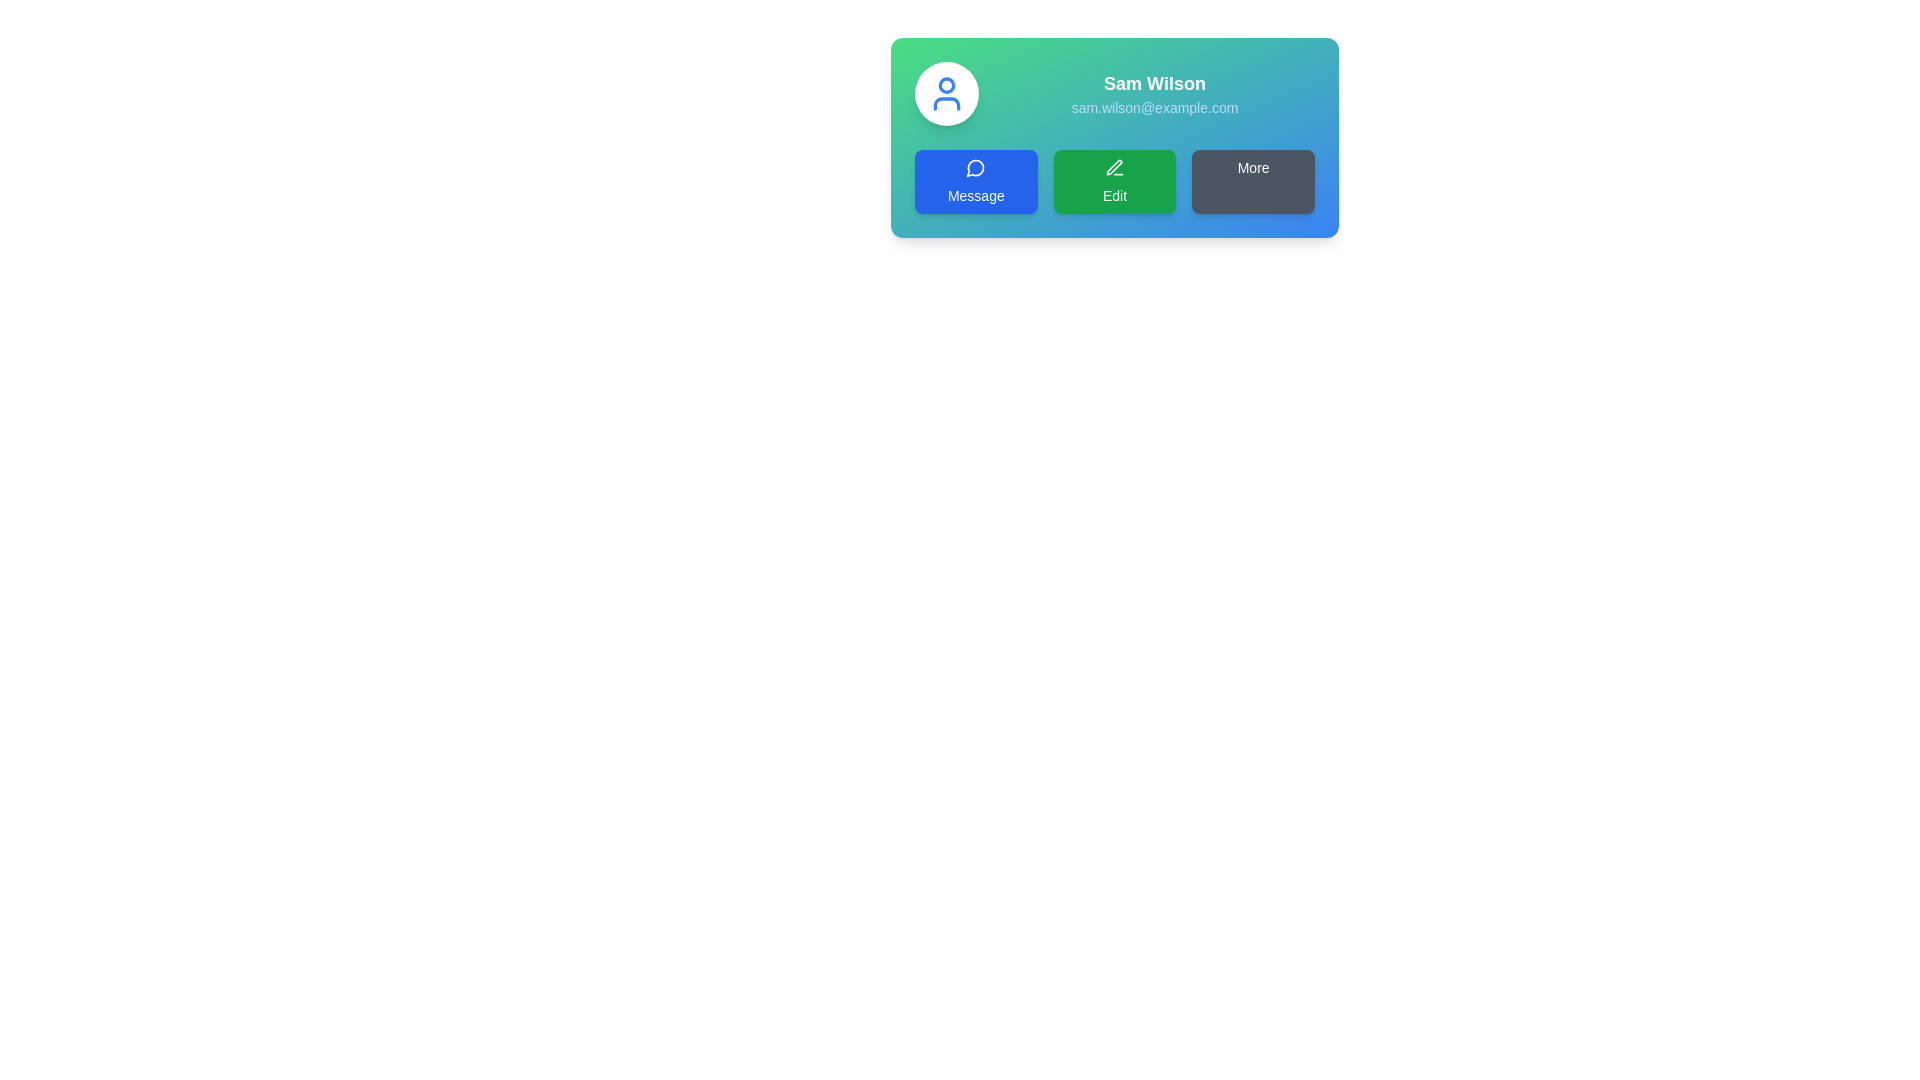 The width and height of the screenshot is (1920, 1080). I want to click on the Decorative Icon, which is a speech bubble-shaped icon filled with a blue gradient, located centrally within the button labeled 'Message', so click(975, 167).